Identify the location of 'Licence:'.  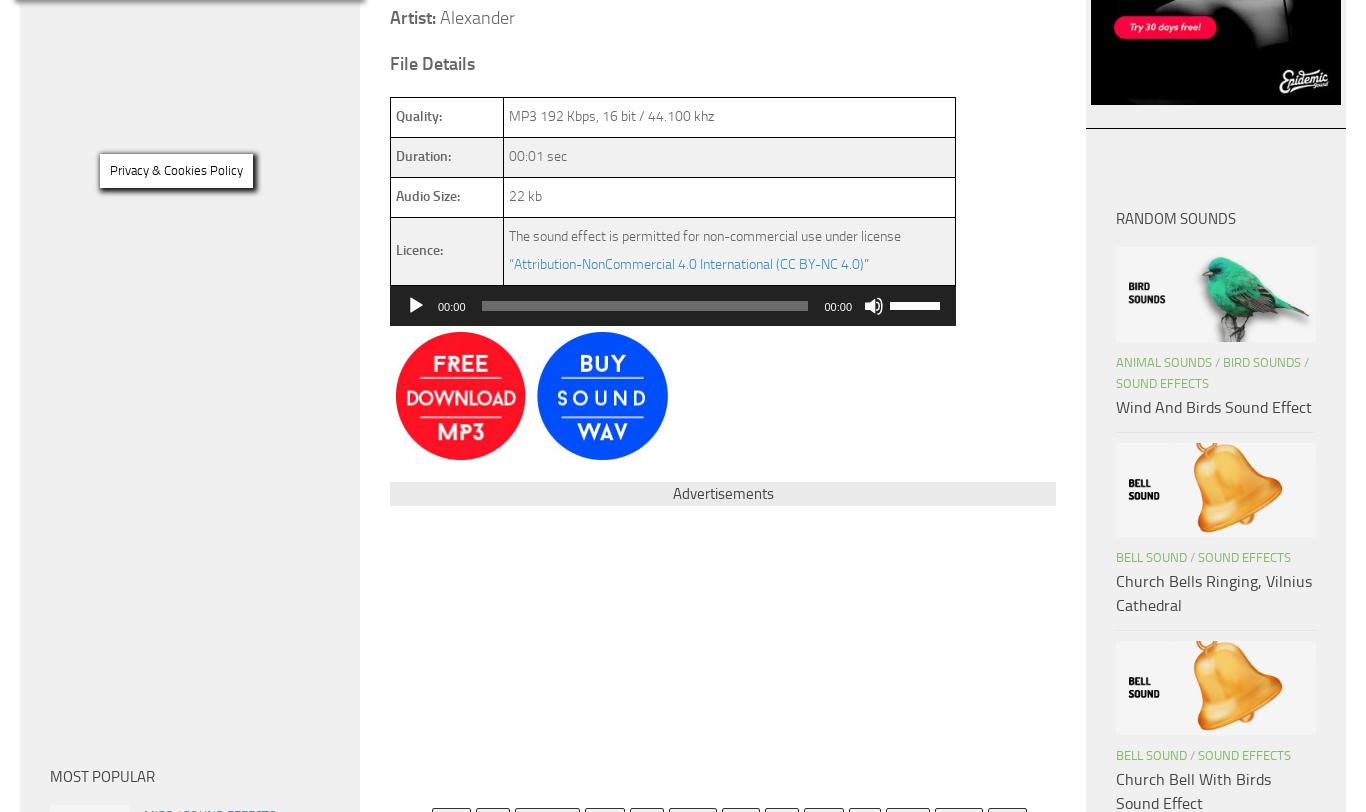
(418, 249).